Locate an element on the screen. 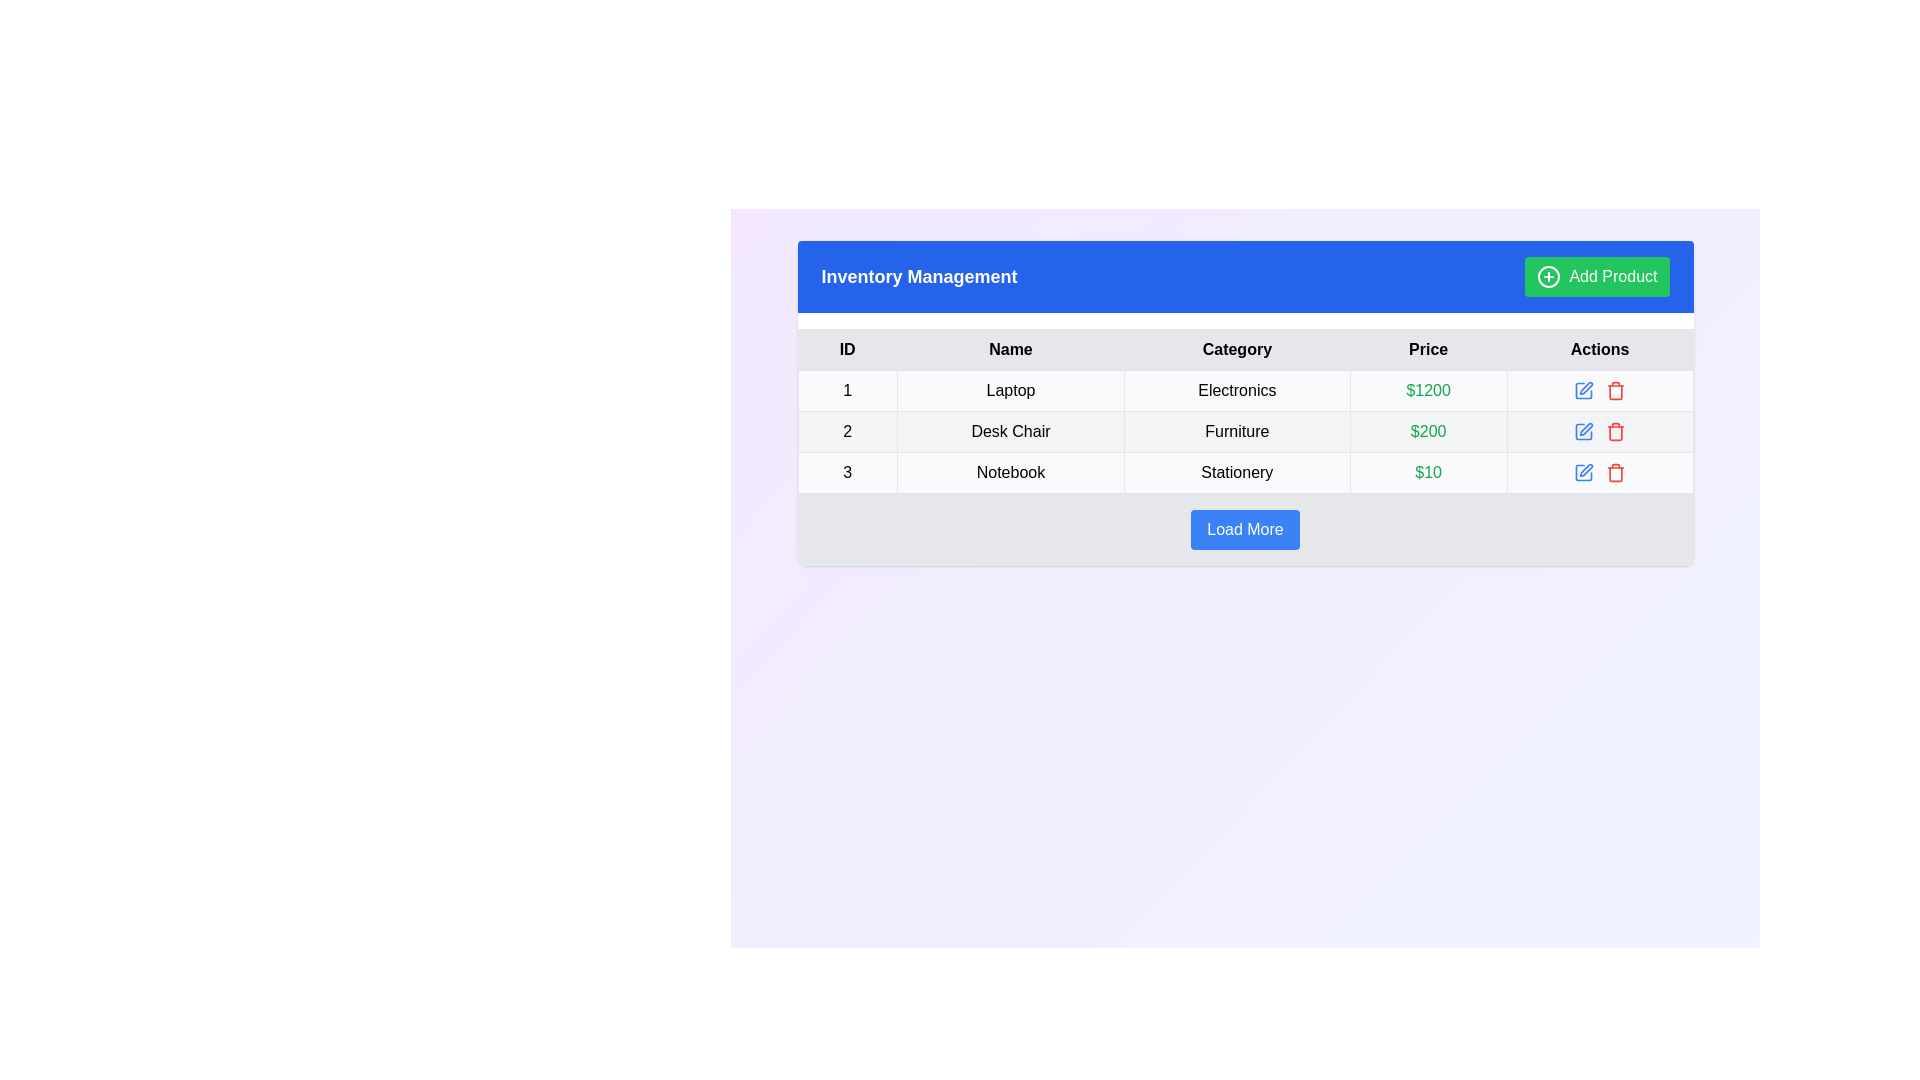  text within the inventory table located beneath the 'Inventory Management' header and above the 'Load More' button is located at coordinates (1244, 410).